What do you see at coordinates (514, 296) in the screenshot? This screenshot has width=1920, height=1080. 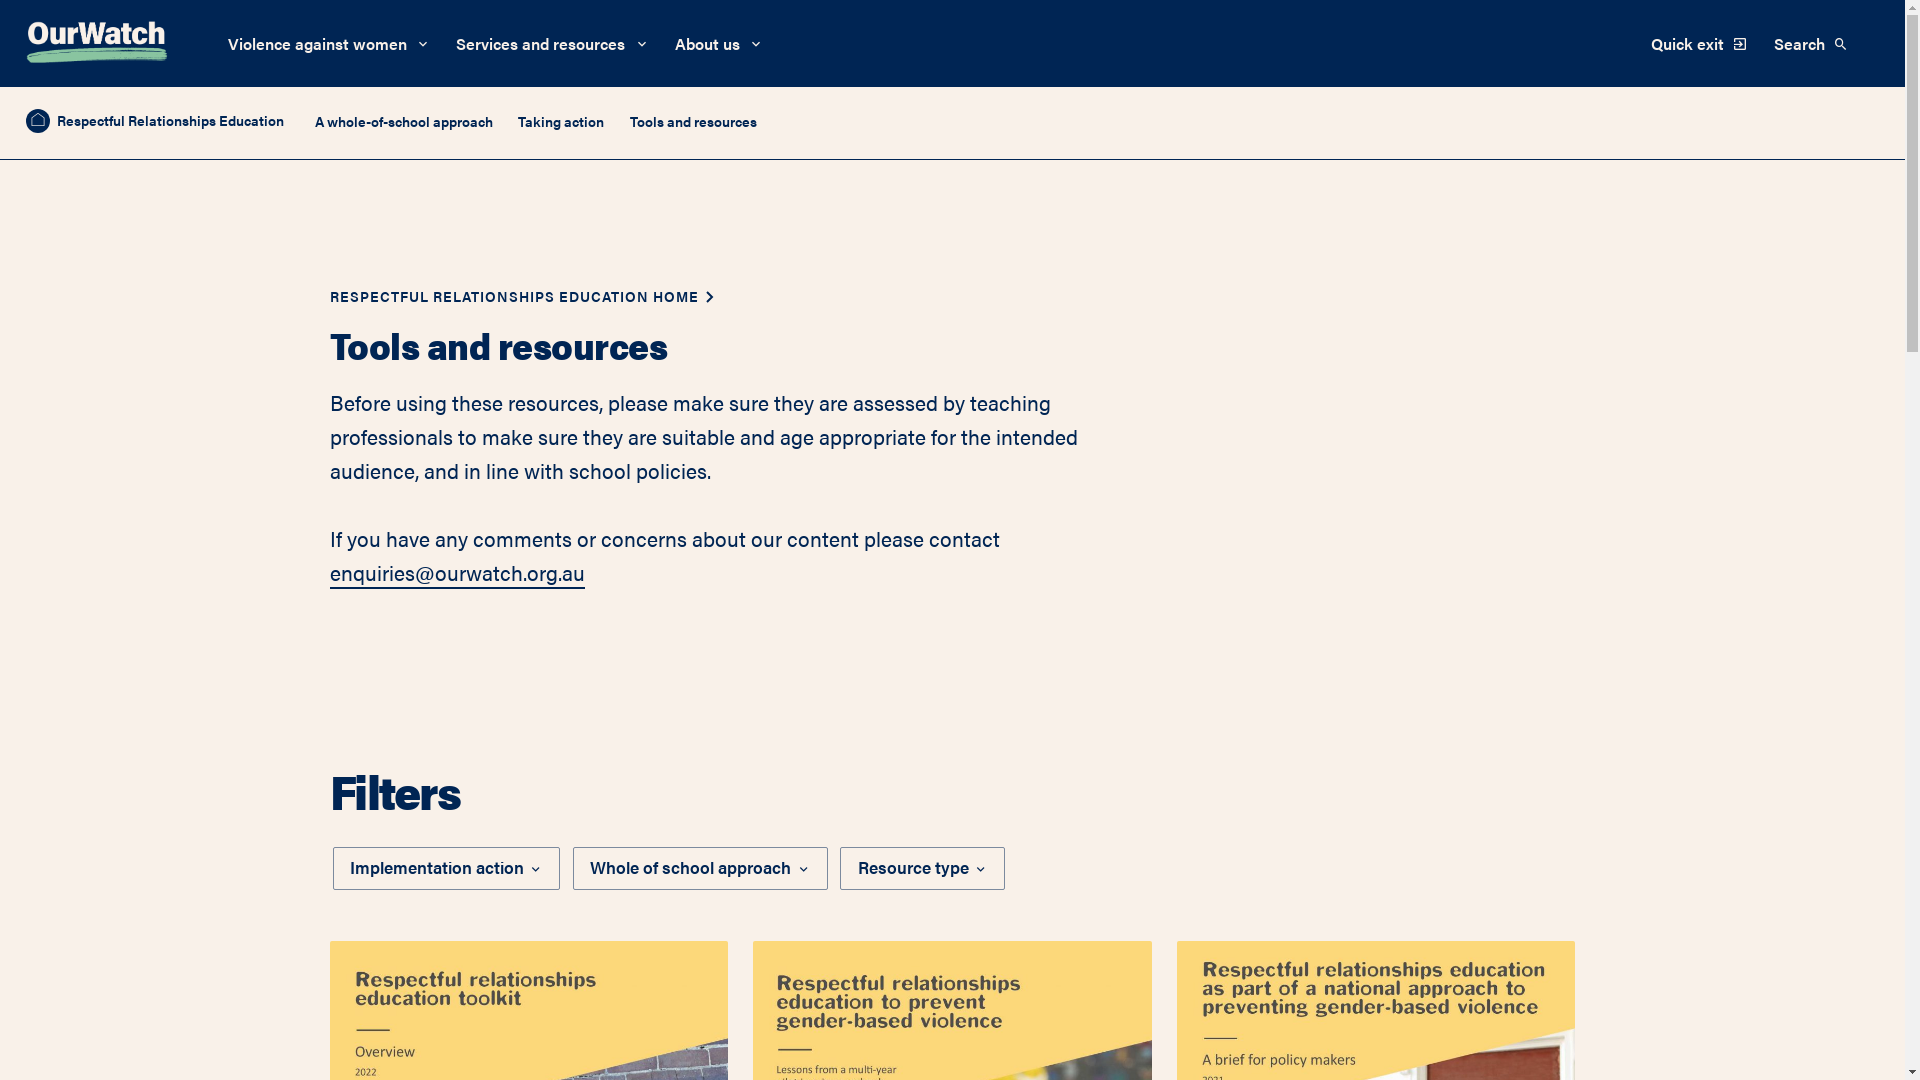 I see `'RESPECTFUL RELATIONSHIPS EDUCATION HOME'` at bounding box center [514, 296].